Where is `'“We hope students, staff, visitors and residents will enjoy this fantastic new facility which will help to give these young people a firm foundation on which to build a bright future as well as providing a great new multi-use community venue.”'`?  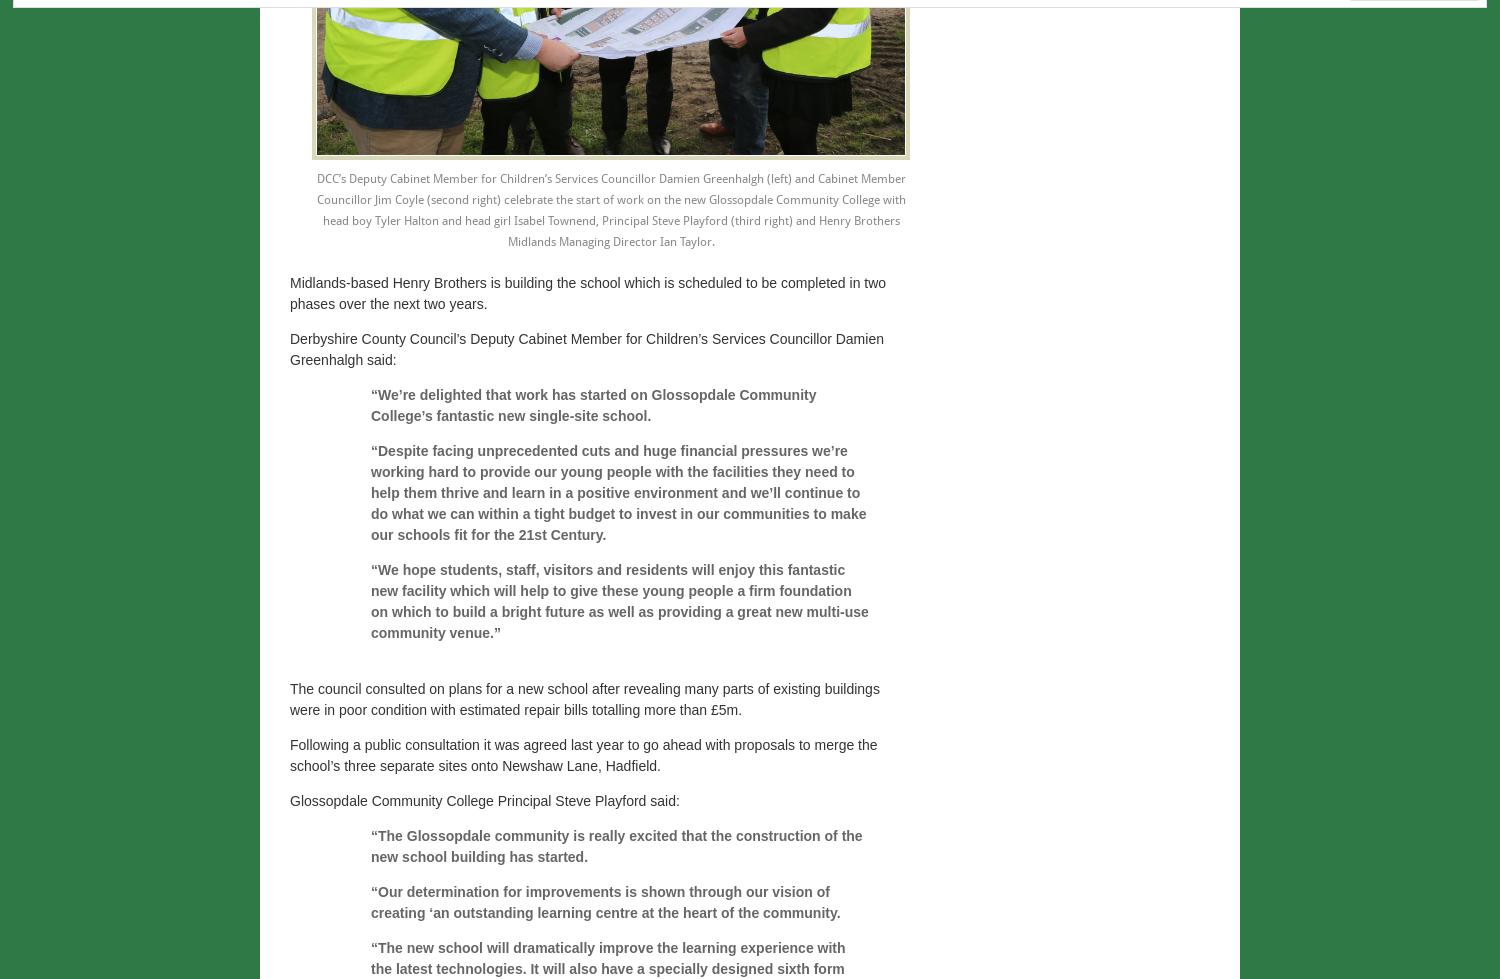 '“We hope students, staff, visitors and residents will enjoy this fantastic new facility which will help to give these young people a firm foundation on which to build a bright future as well as providing a great new multi-use community venue.”' is located at coordinates (618, 600).